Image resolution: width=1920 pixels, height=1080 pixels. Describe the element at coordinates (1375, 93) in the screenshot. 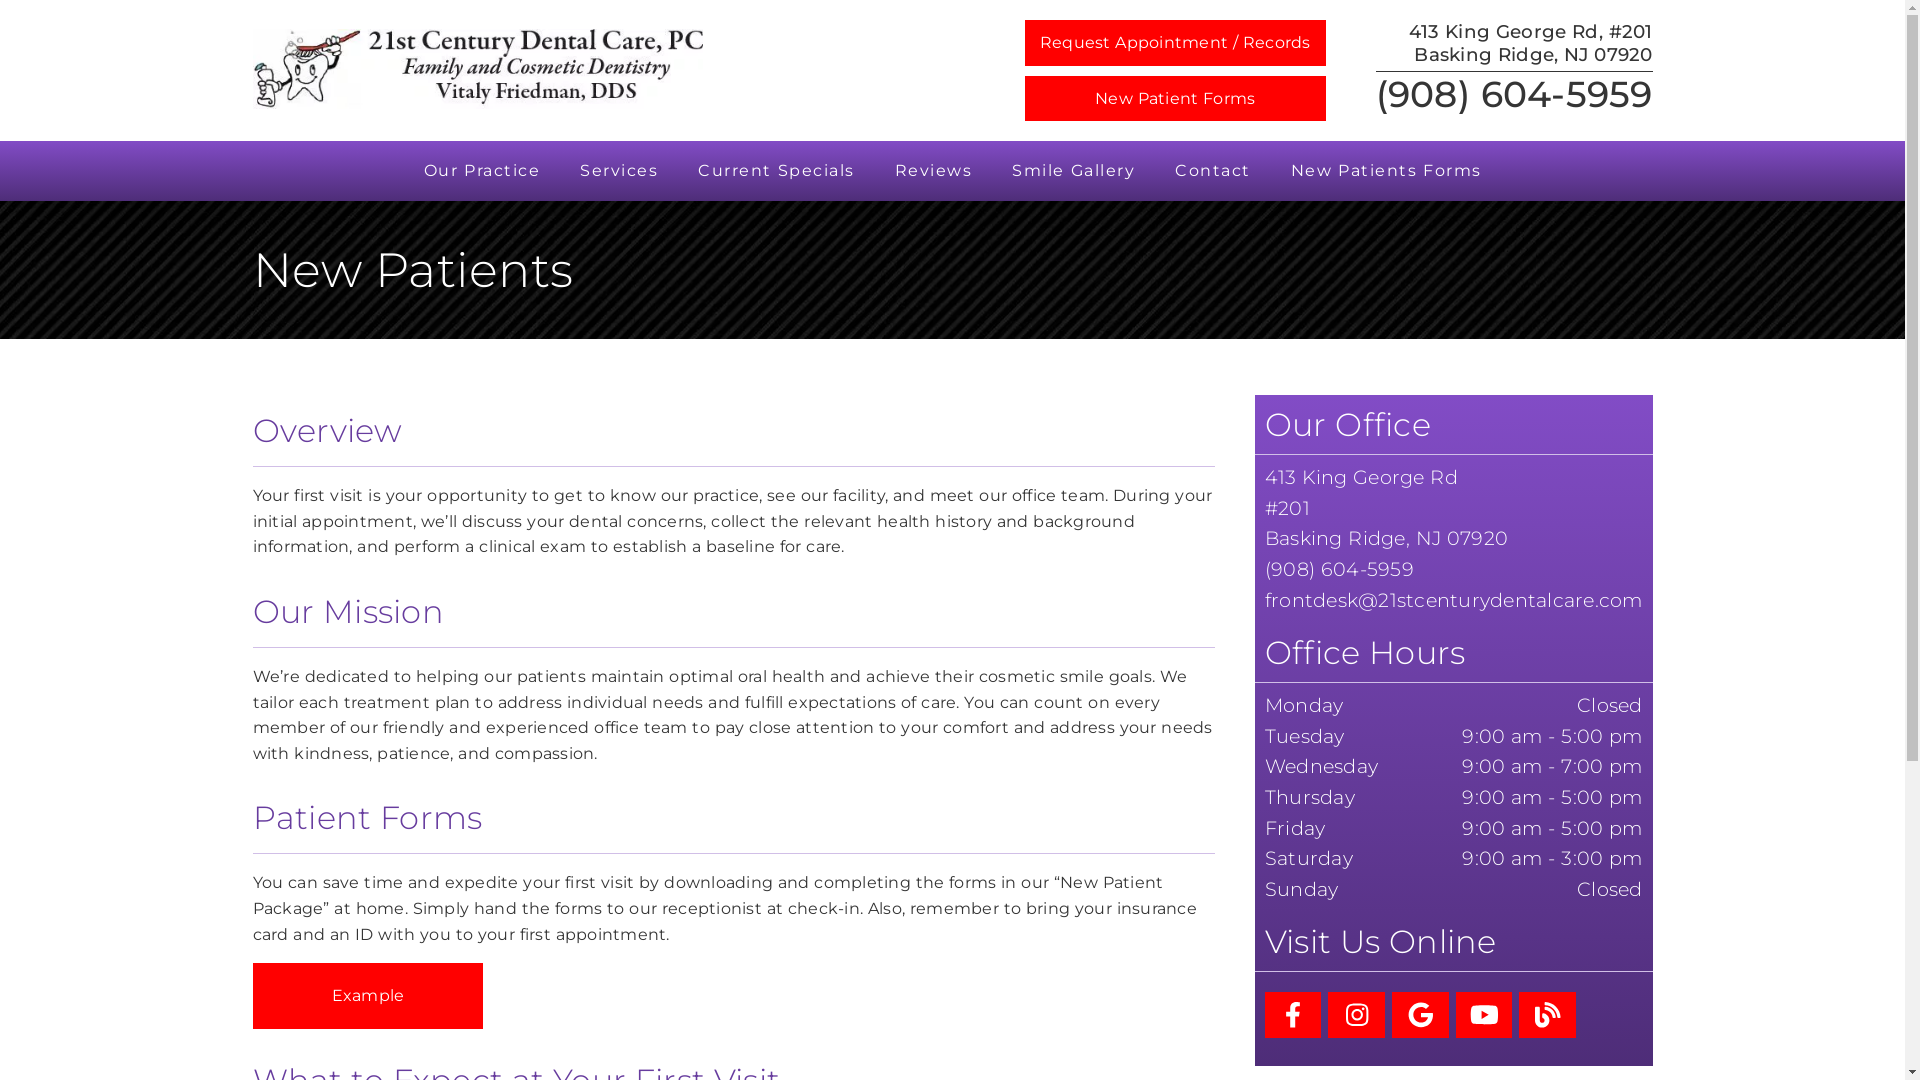

I see `'(908) 604-5959'` at that location.